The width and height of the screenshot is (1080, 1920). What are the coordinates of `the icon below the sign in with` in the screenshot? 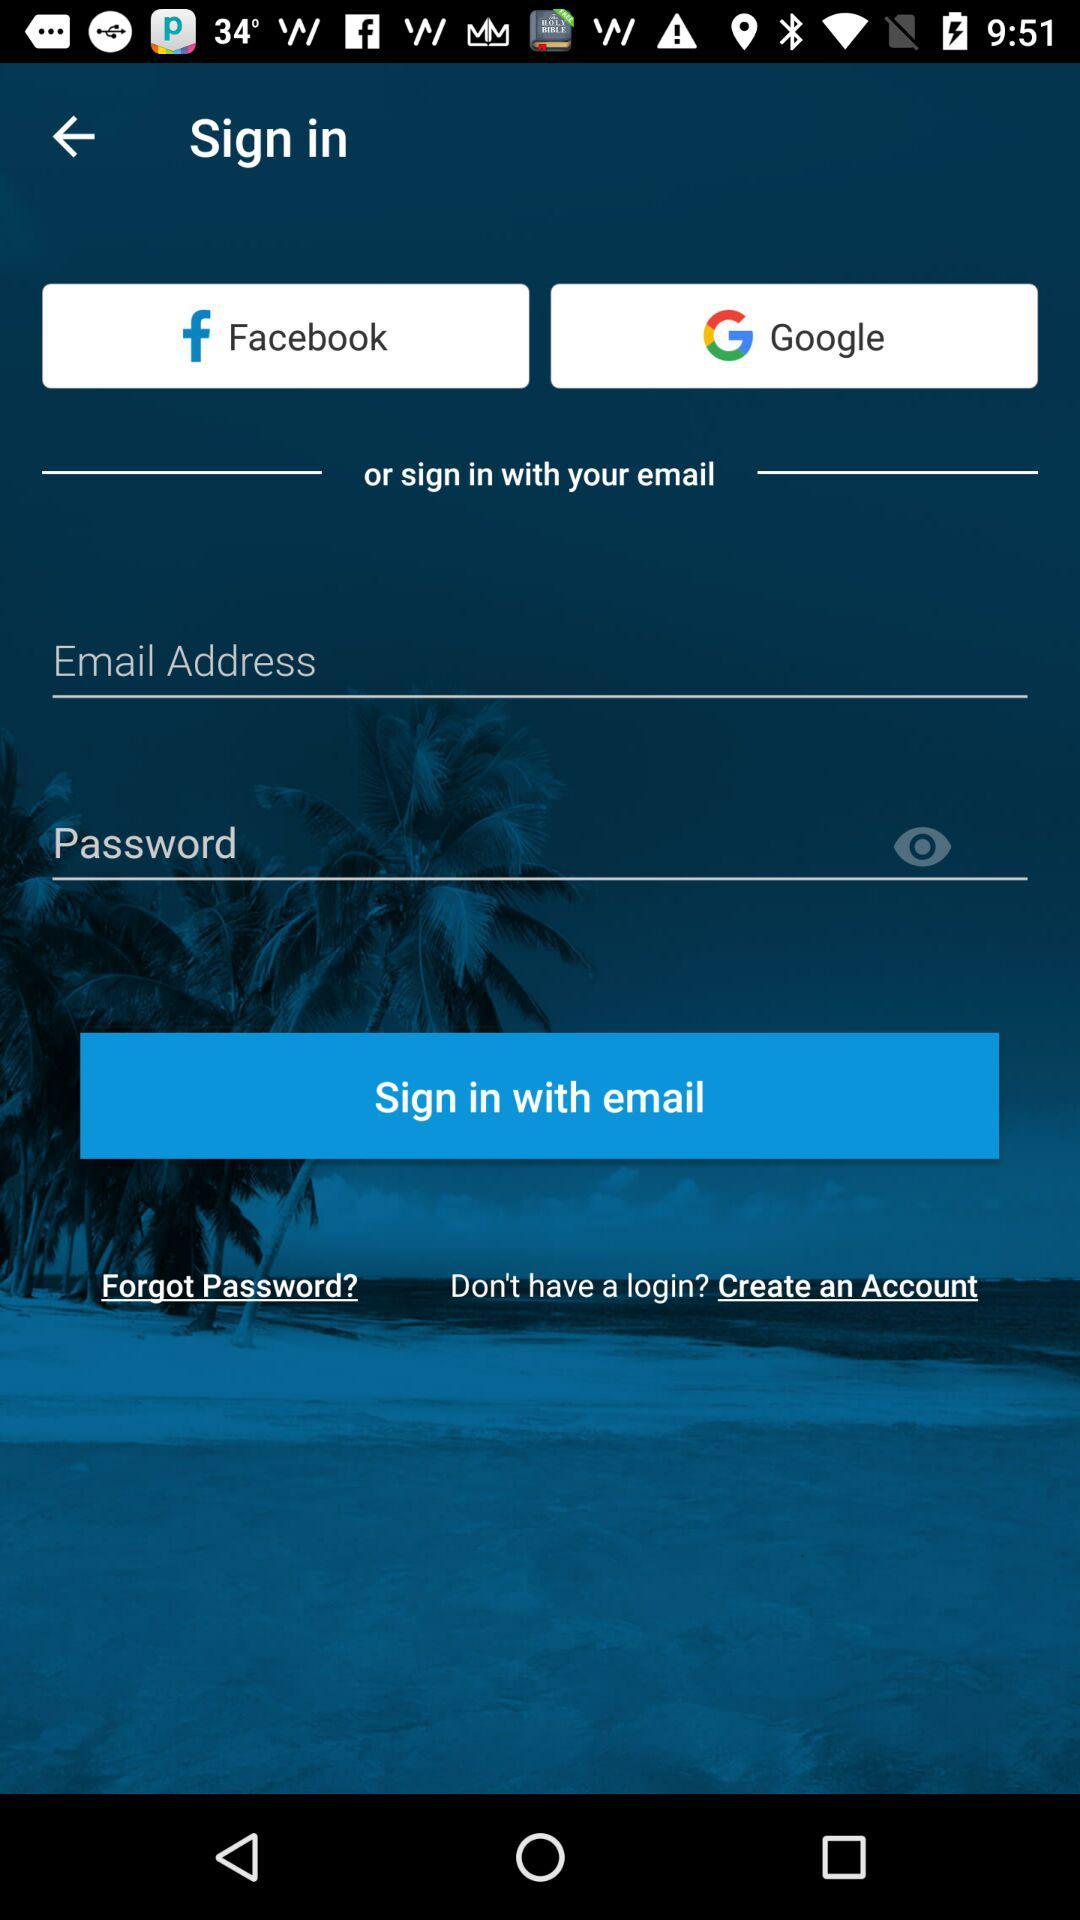 It's located at (228, 1284).